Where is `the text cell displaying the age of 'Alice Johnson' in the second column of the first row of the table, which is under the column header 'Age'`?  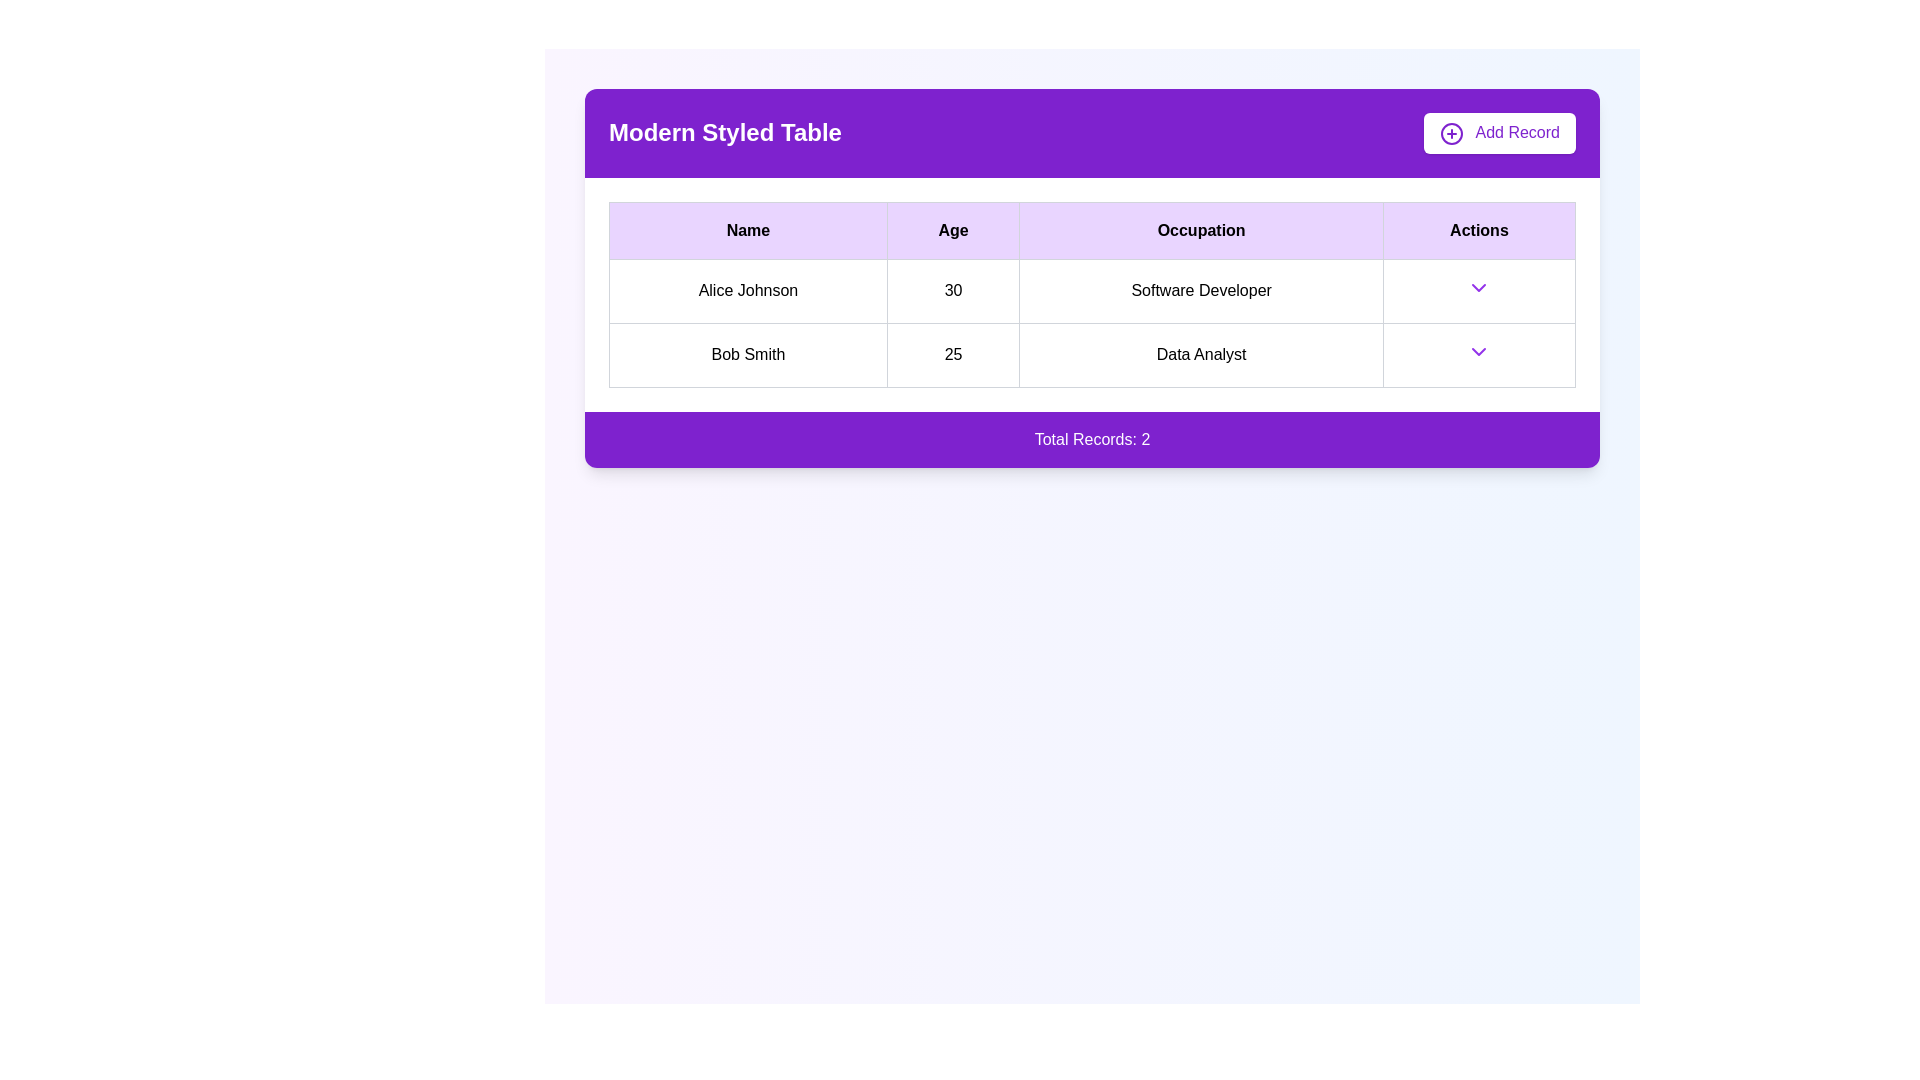 the text cell displaying the age of 'Alice Johnson' in the second column of the first row of the table, which is under the column header 'Age' is located at coordinates (952, 291).